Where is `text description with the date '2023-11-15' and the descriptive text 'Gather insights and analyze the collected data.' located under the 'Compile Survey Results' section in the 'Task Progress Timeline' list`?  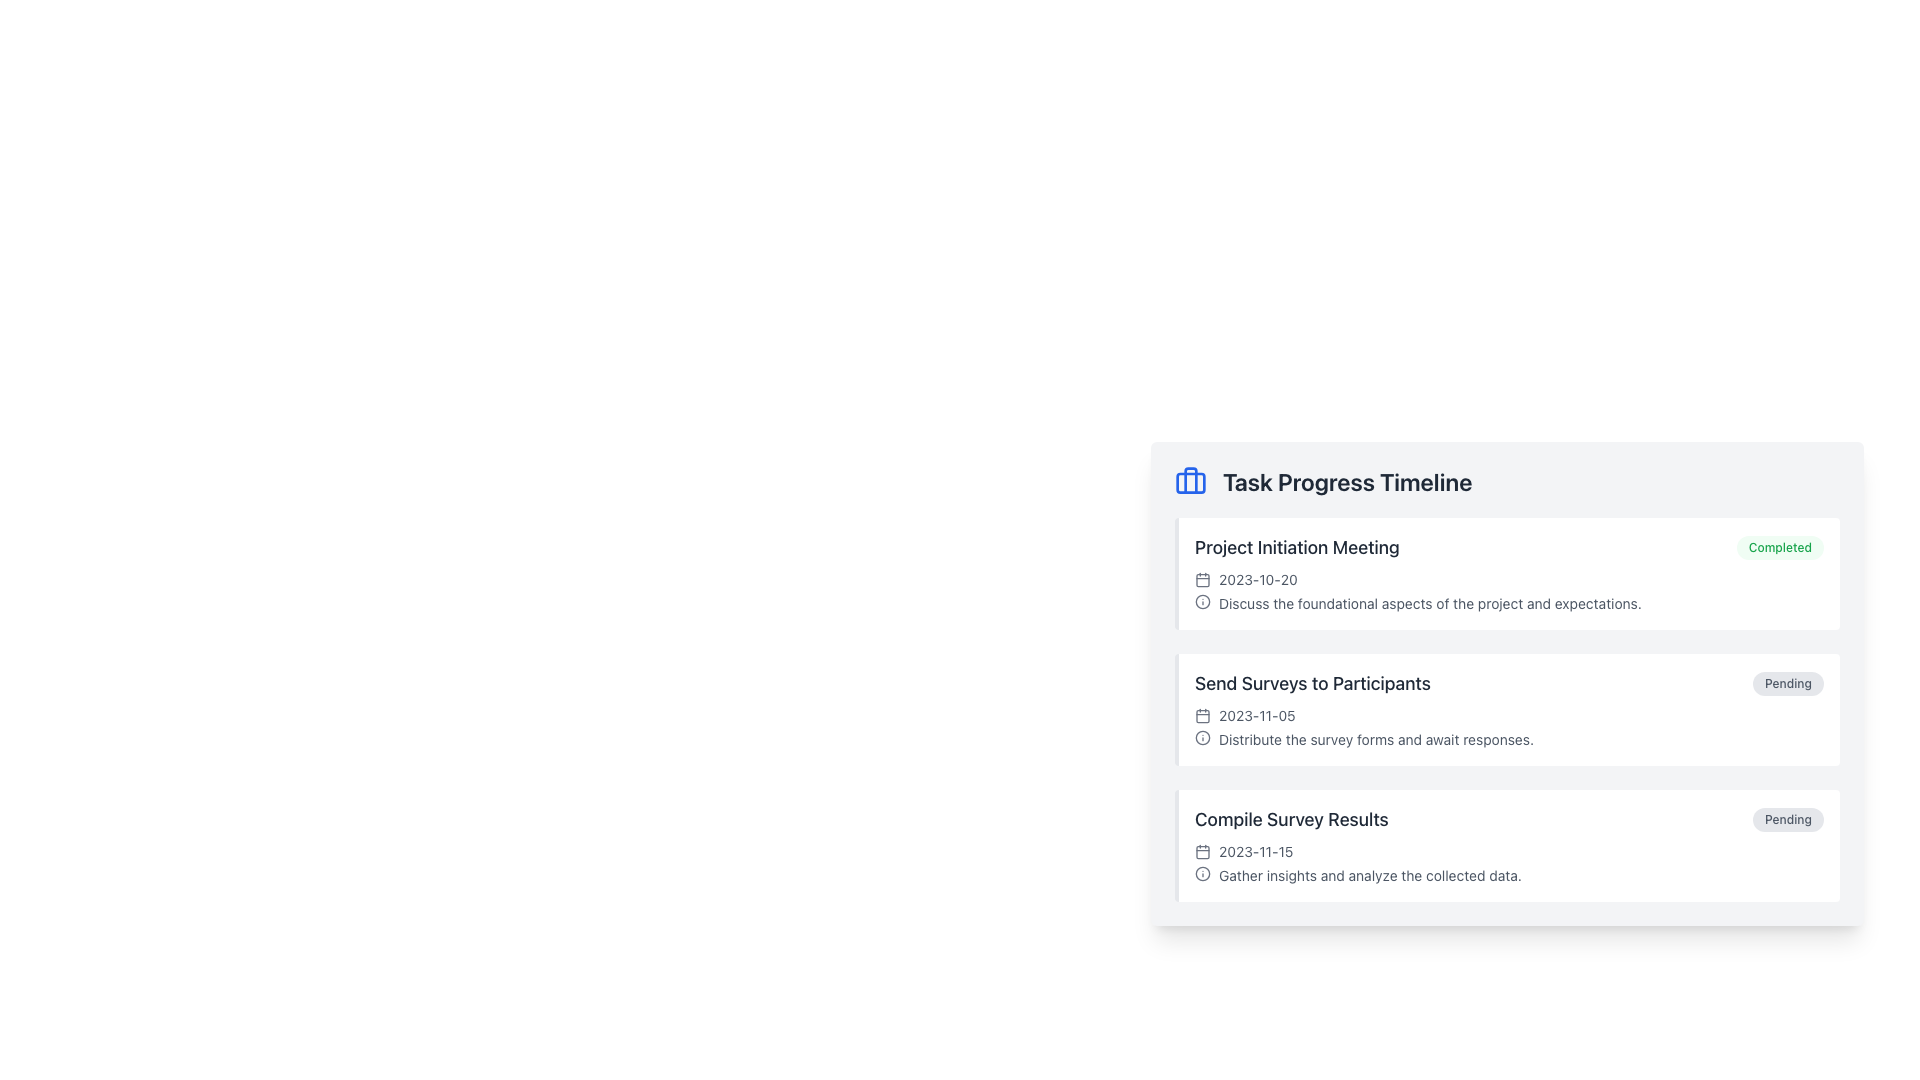
text description with the date '2023-11-15' and the descriptive text 'Gather insights and analyze the collected data.' located under the 'Compile Survey Results' section in the 'Task Progress Timeline' list is located at coordinates (1509, 863).